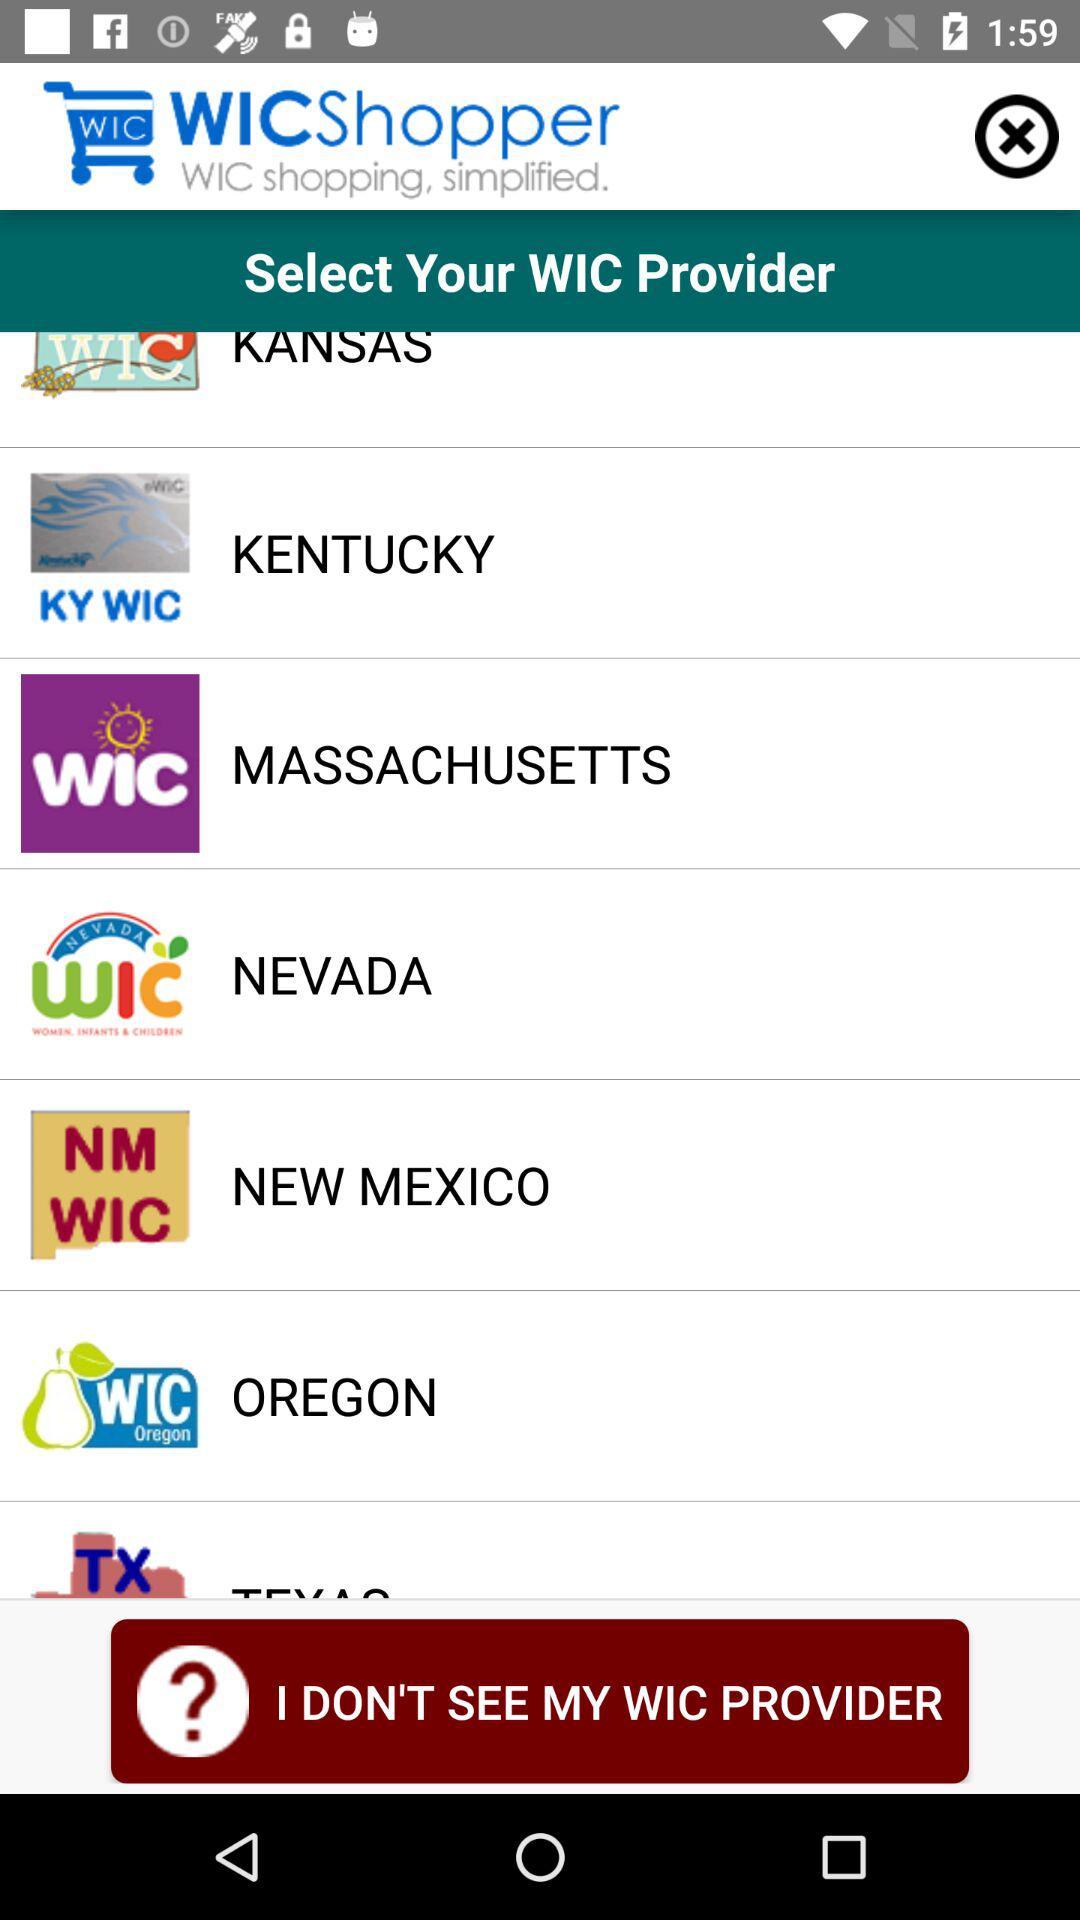 The width and height of the screenshot is (1080, 1920). Describe the element at coordinates (110, 552) in the screenshot. I see `the image which is beside the kentucky` at that location.